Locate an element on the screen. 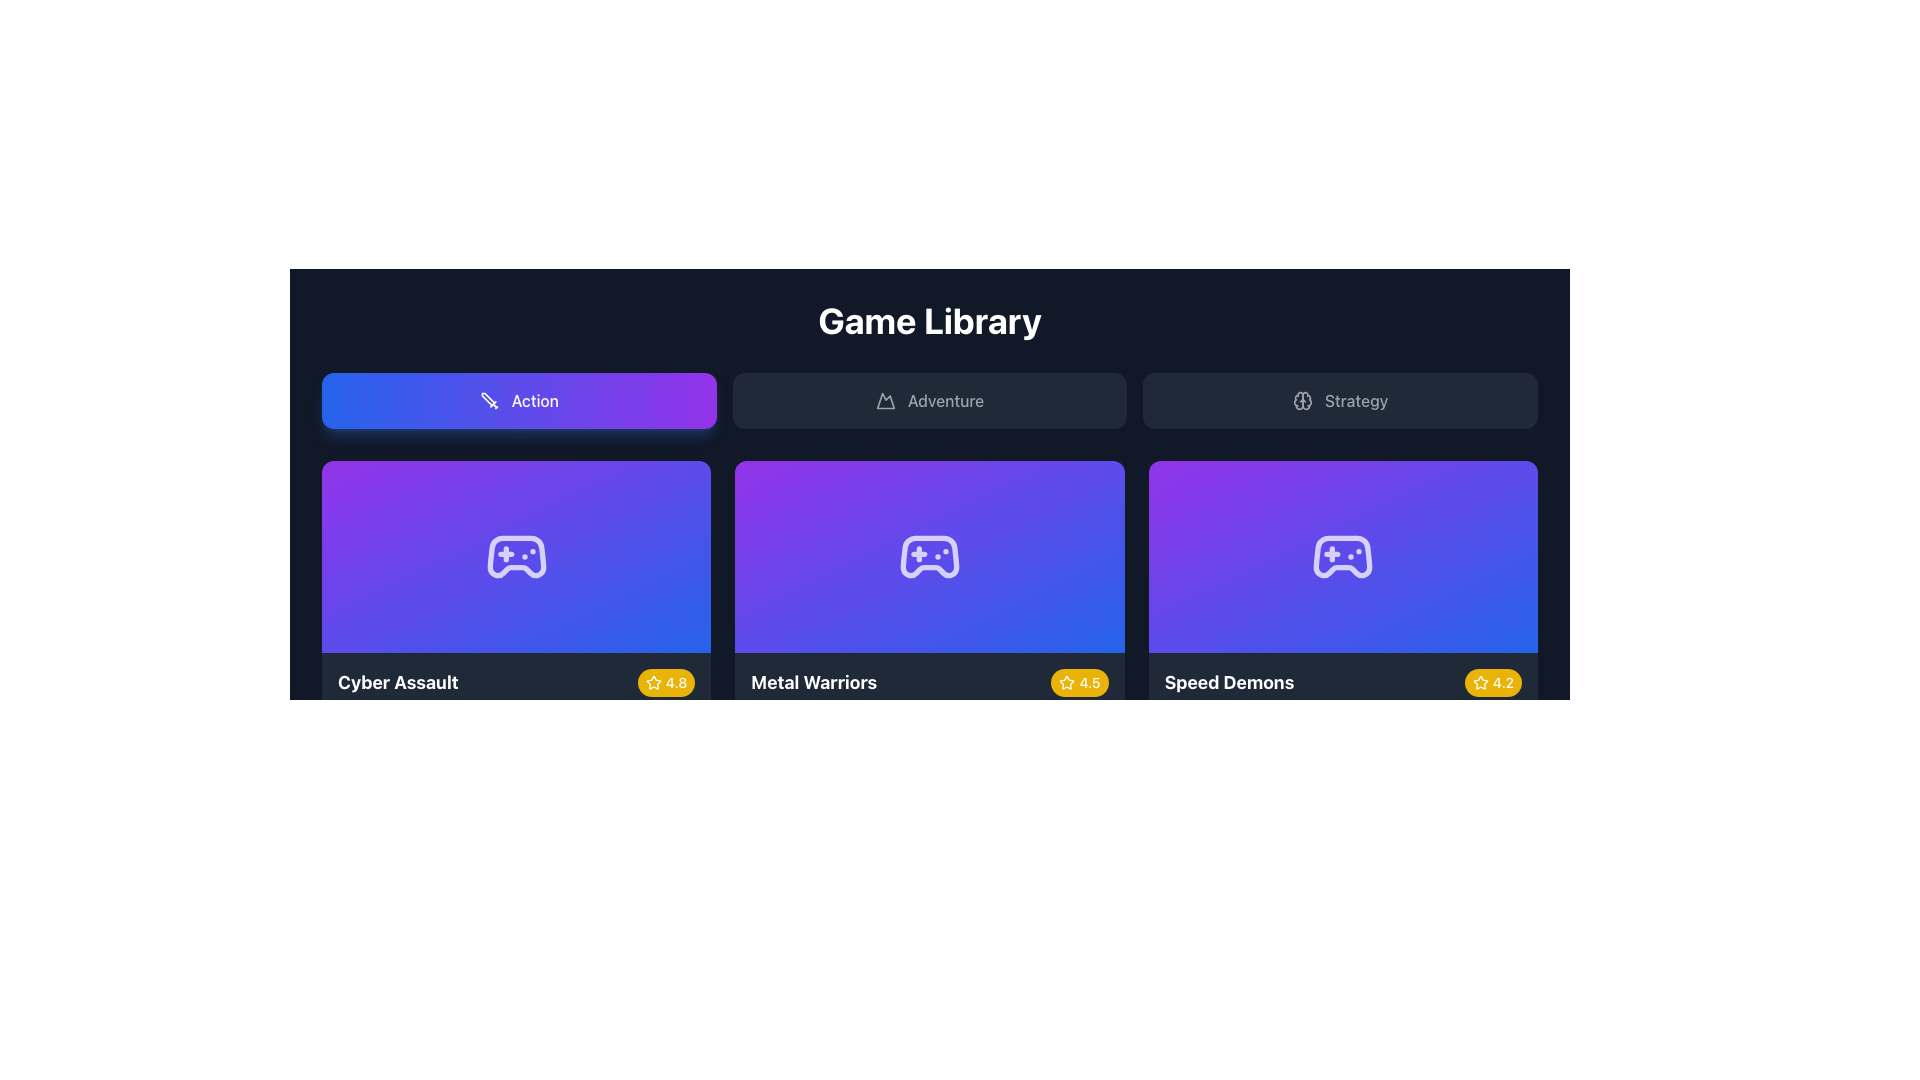  the button labeled 'Action', which is a rectangular button with a gradient background from blue to purple, containing a white sword icon on the left and bold white text on the right, to filter content is located at coordinates (519, 401).